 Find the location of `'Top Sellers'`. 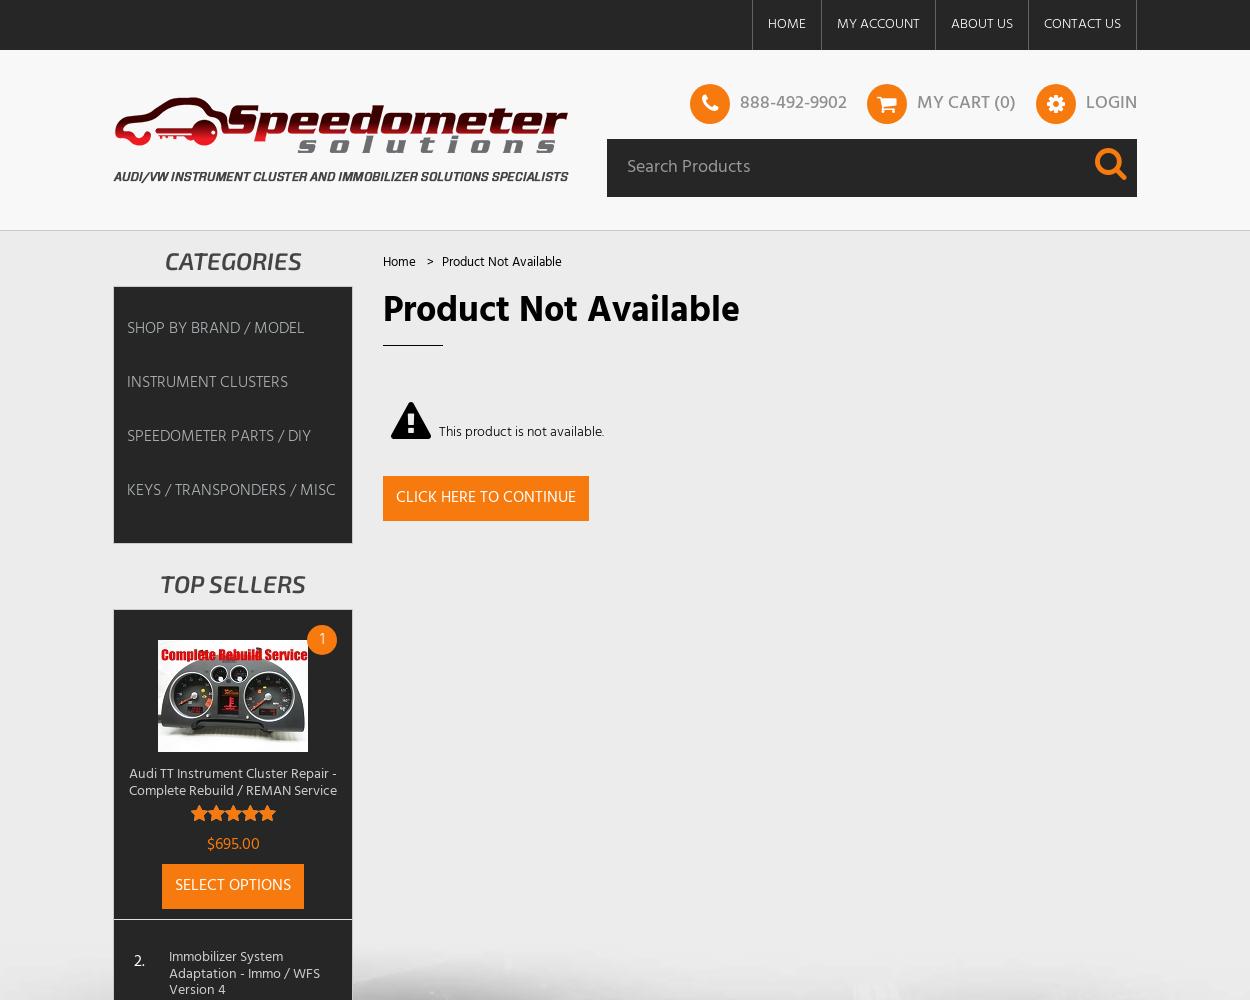

'Top Sellers' is located at coordinates (160, 582).